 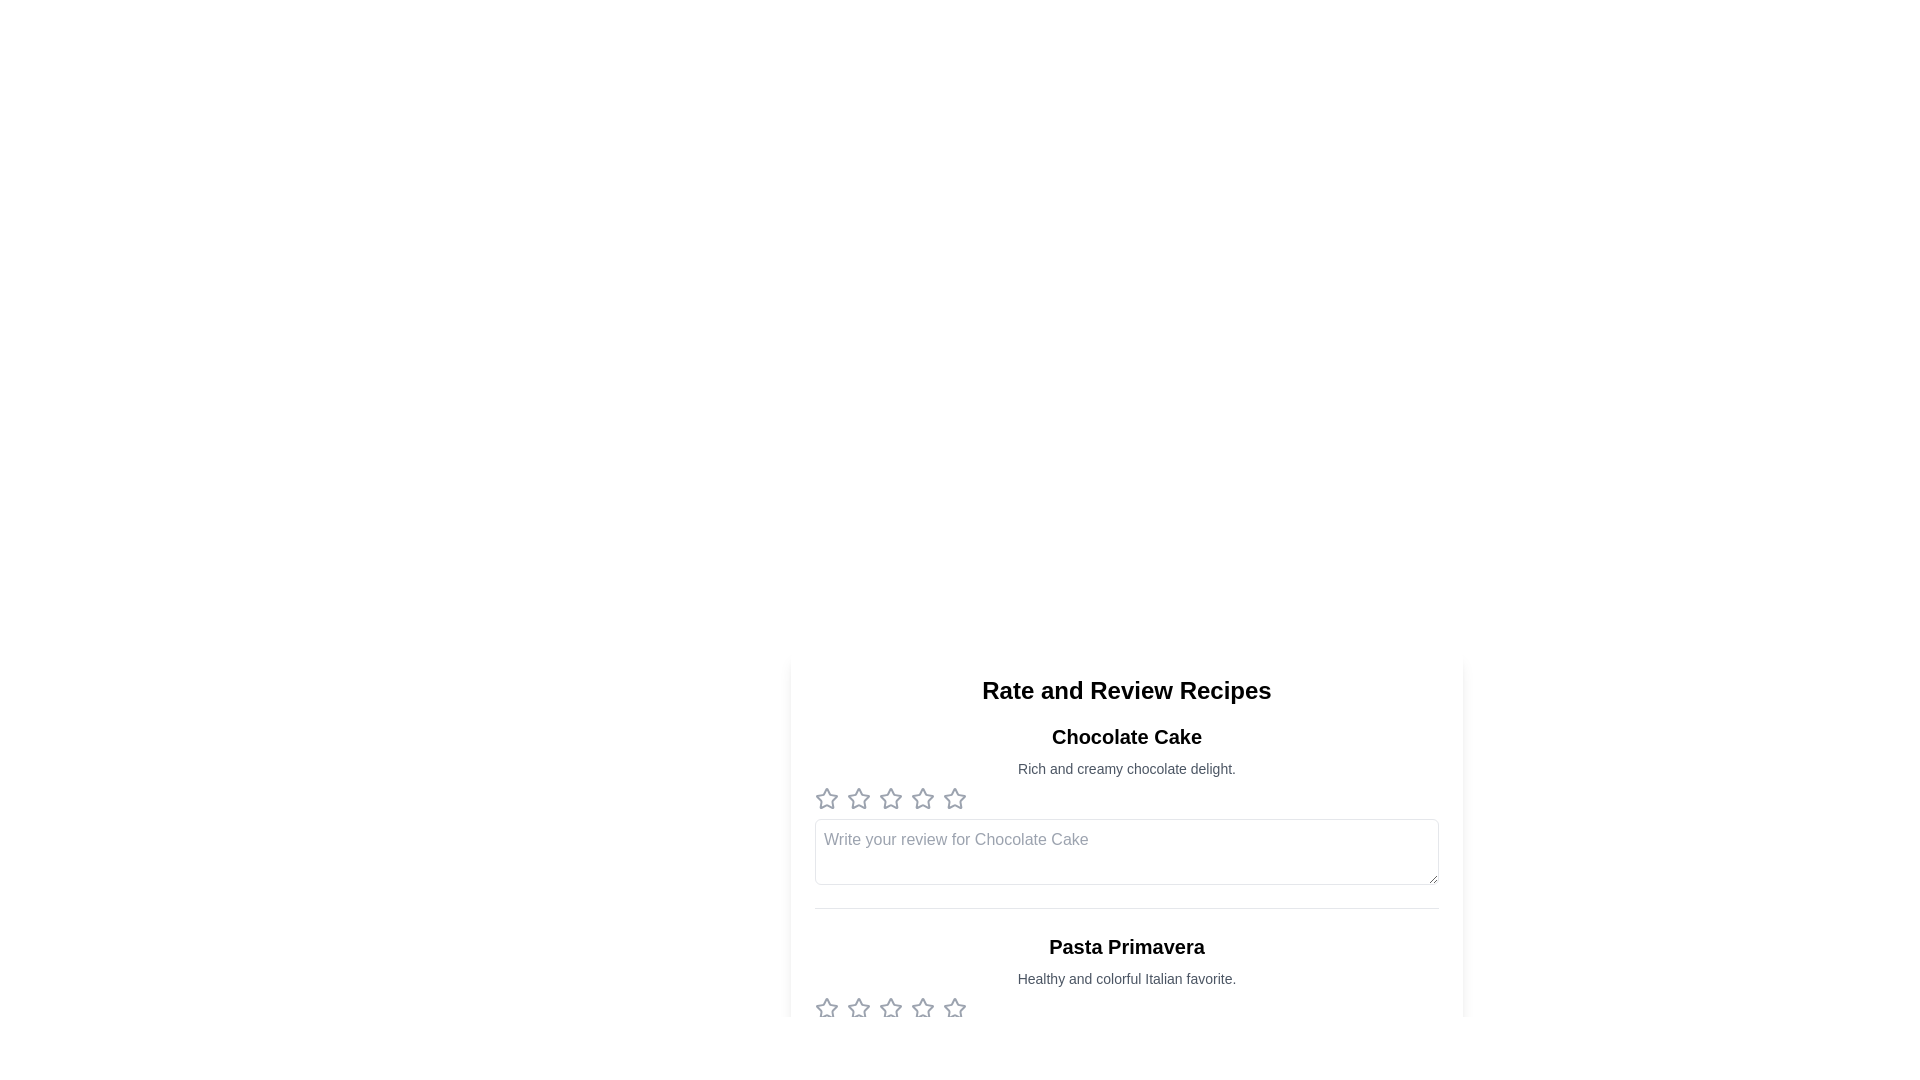 I want to click on the fourth star in the rating system under 'Pasta Primavera' in the 'Rate and Review Recipes' section, so click(x=921, y=1009).